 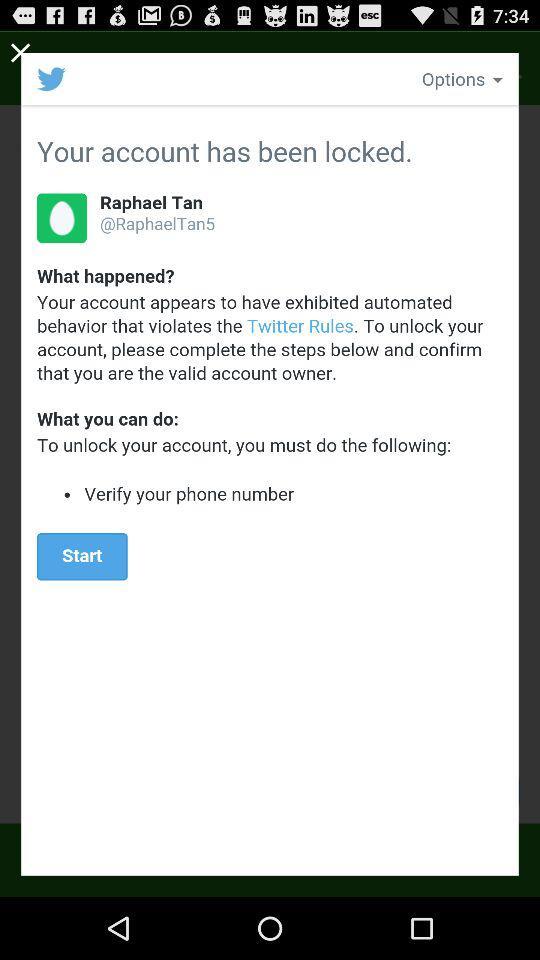 What do you see at coordinates (20, 55) in the screenshot?
I see `the close icon` at bounding box center [20, 55].